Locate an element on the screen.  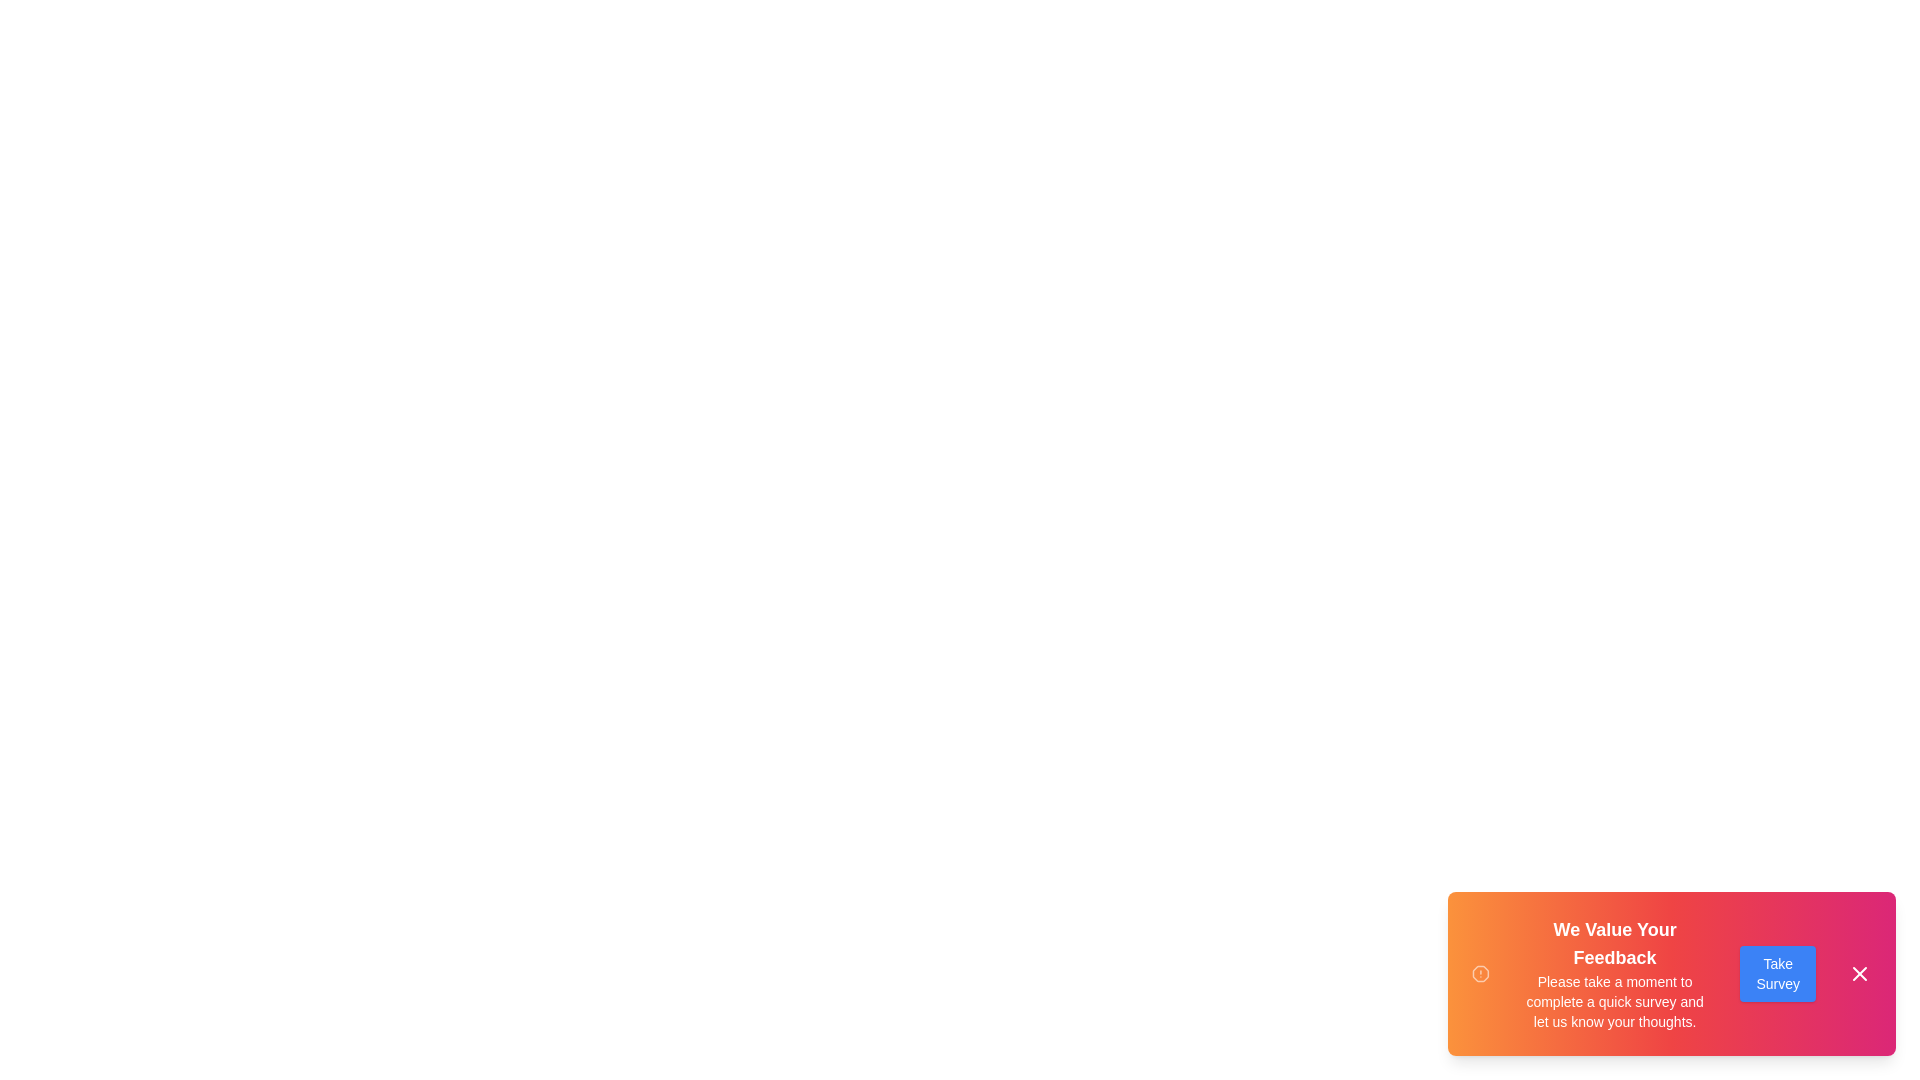
the 'Take Survey' button to redirect to the feedback form is located at coordinates (1777, 973).